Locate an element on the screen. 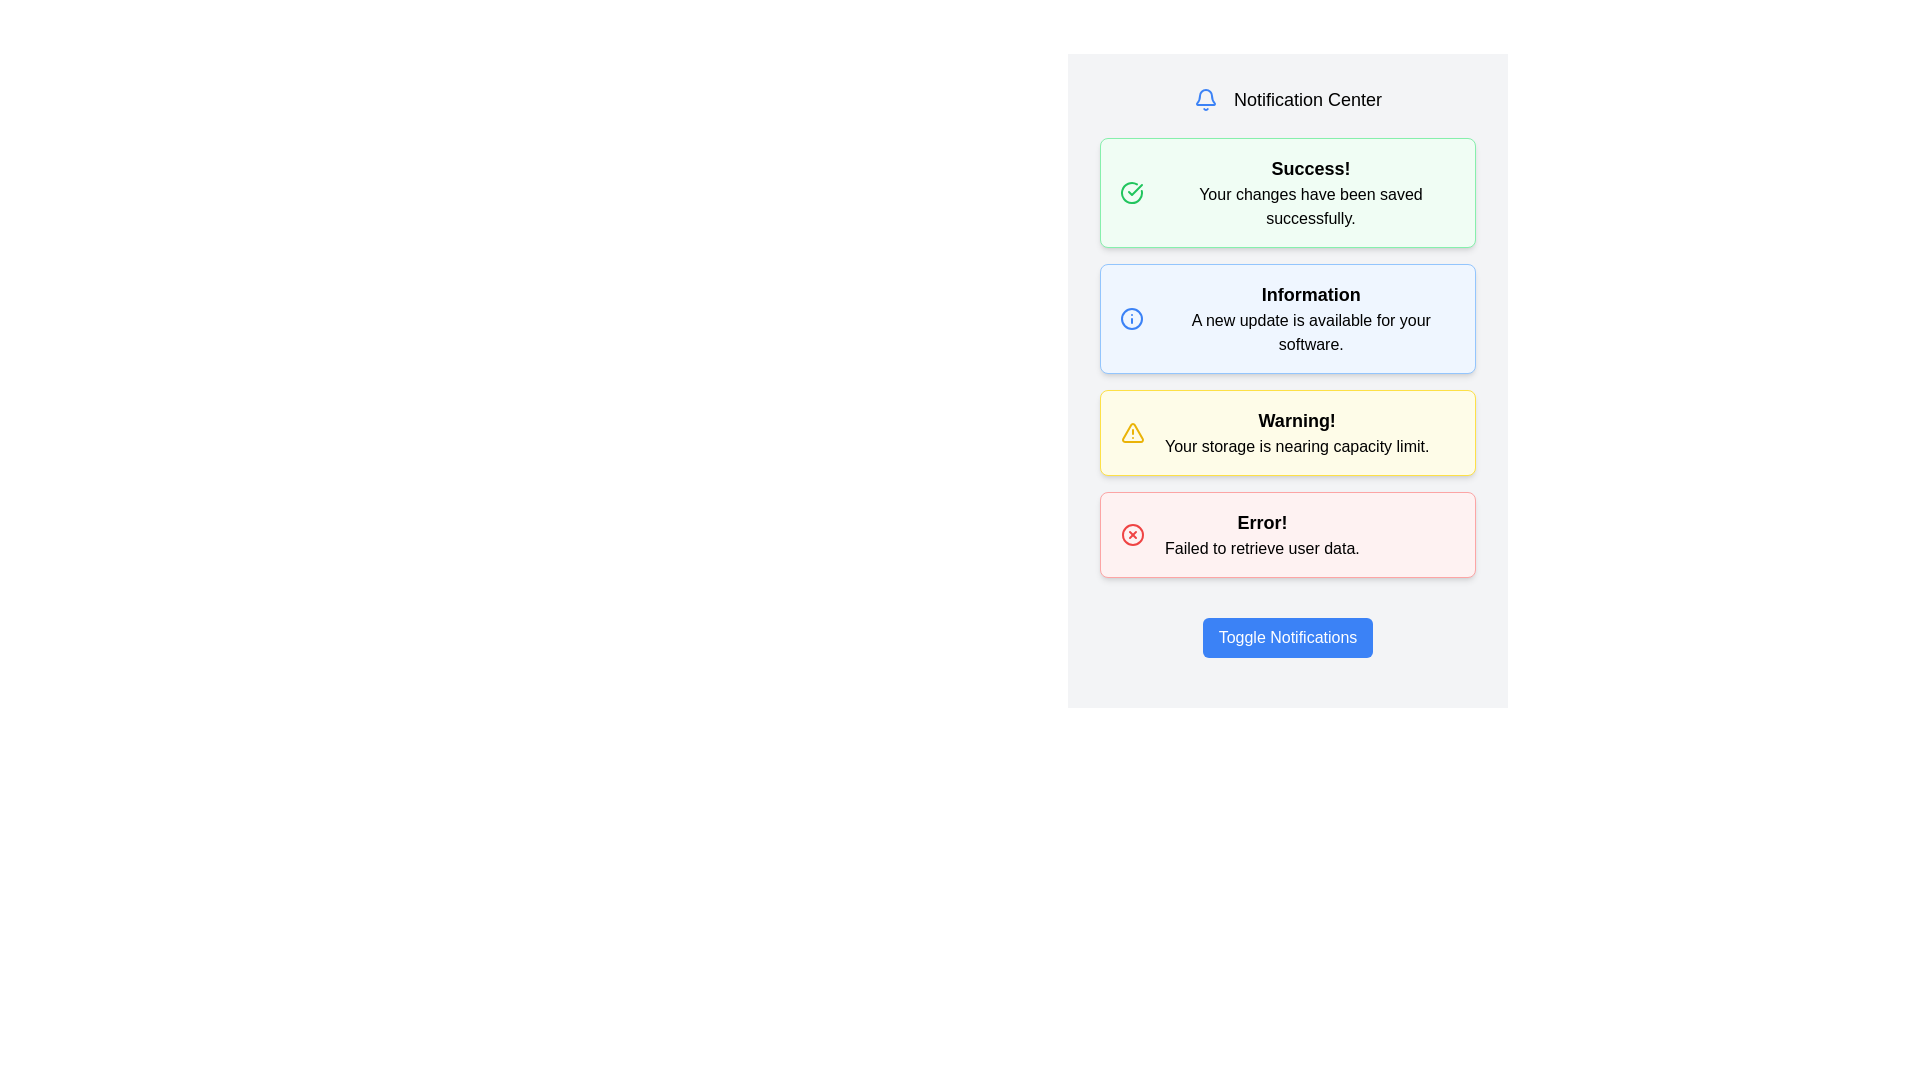 The width and height of the screenshot is (1920, 1080). text from the notification block that informs the user of software update availability, which is the second notification in the list, located below the 'Success!' notification and above the 'Warning!' notification is located at coordinates (1311, 318).